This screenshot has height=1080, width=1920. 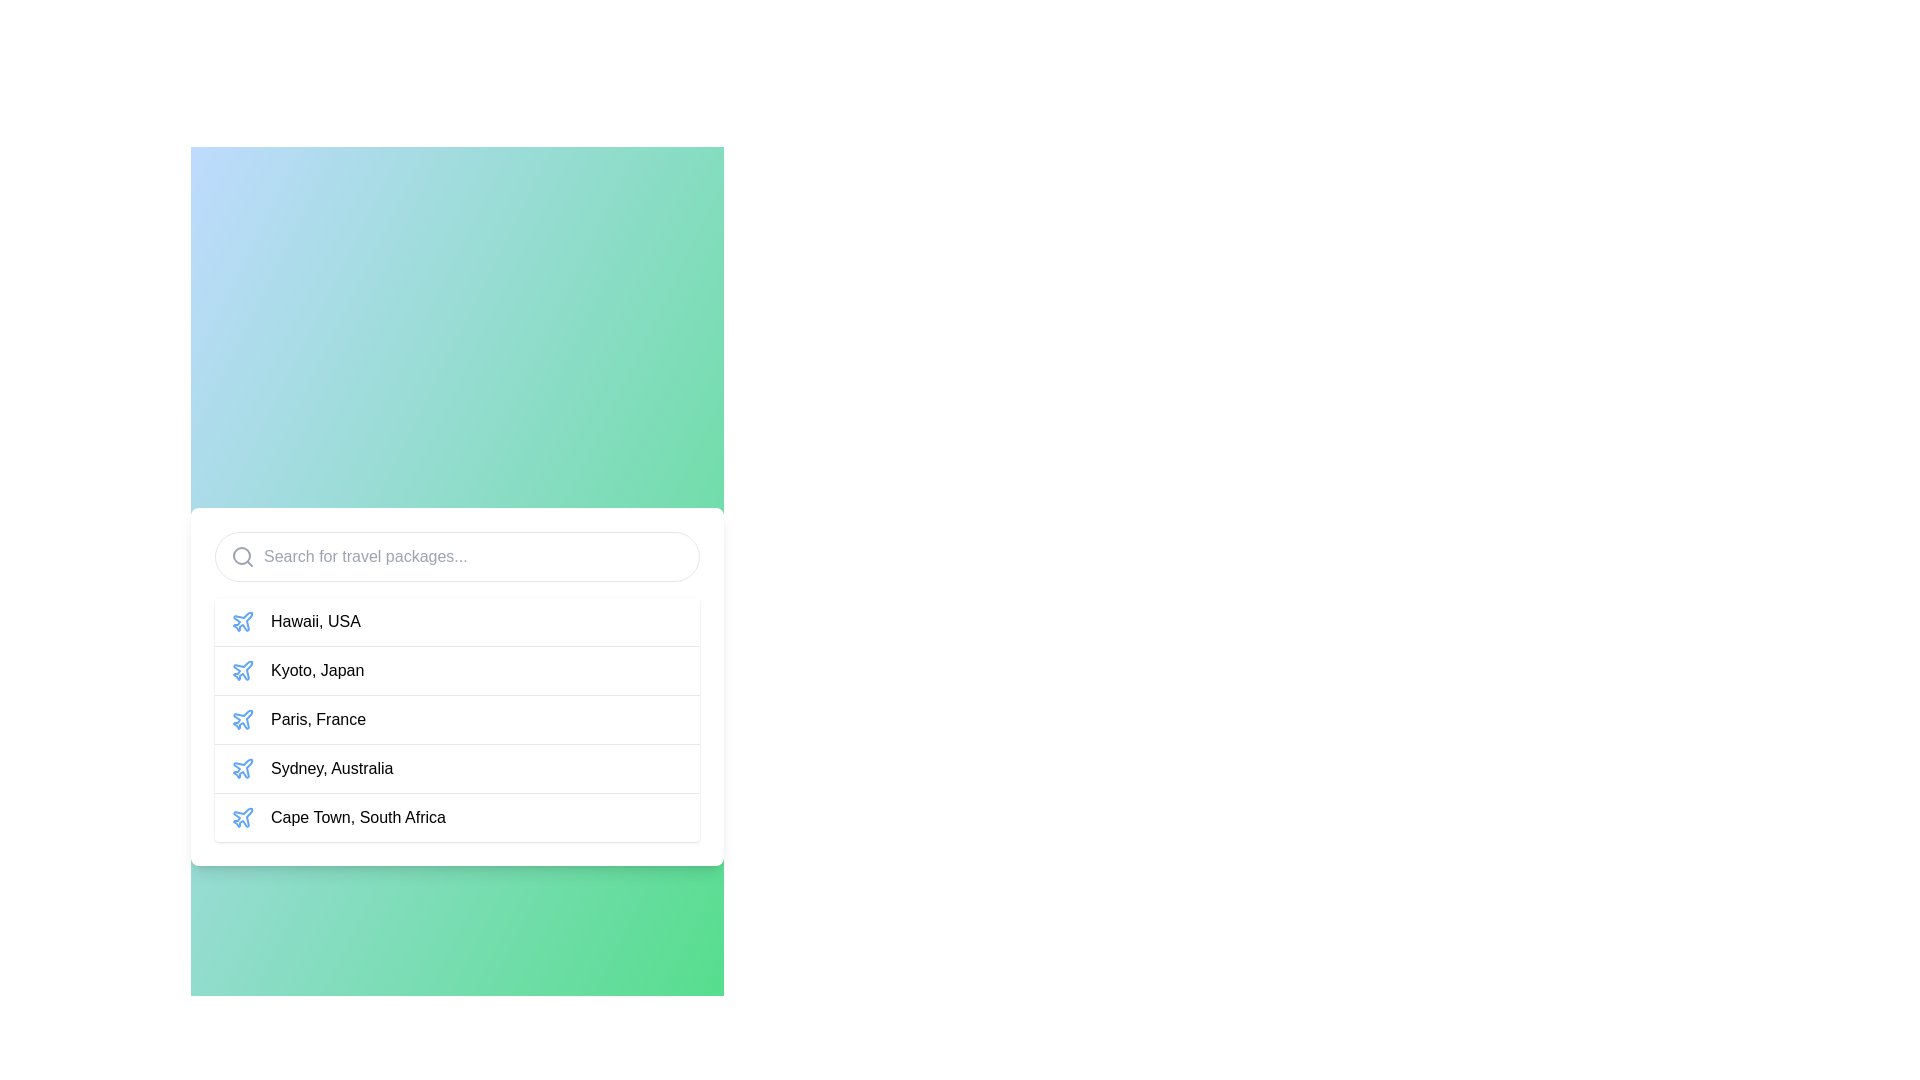 I want to click on the airplane icon in the entry labeled 'Kyoto, Japan', so click(x=242, y=671).